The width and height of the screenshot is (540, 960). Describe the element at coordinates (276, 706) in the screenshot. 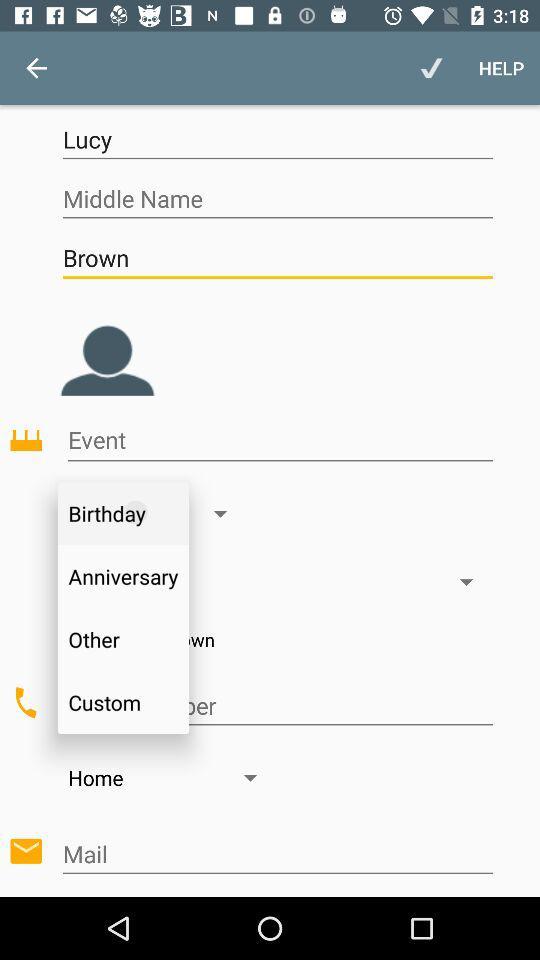

I see `click on custom to add various types of events` at that location.